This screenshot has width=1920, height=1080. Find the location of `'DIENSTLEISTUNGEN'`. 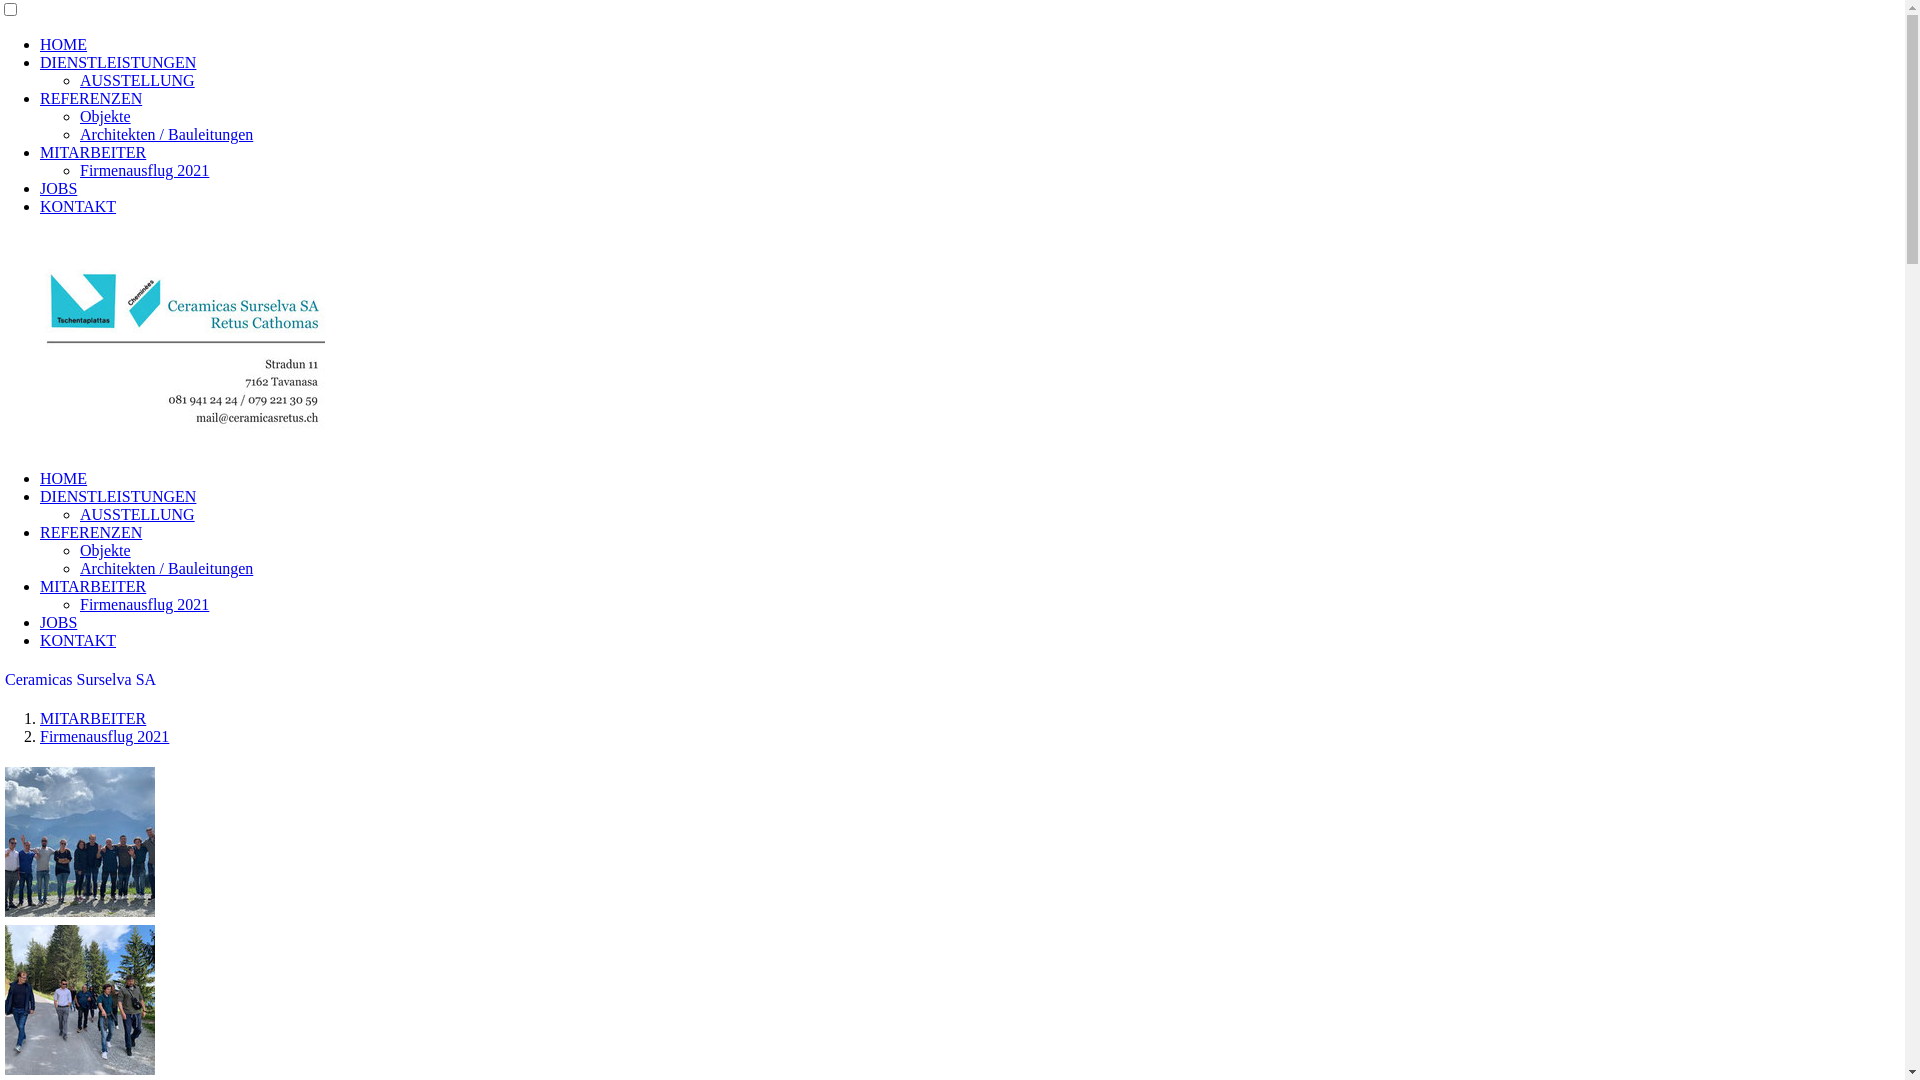

'DIENSTLEISTUNGEN' is located at coordinates (117, 495).